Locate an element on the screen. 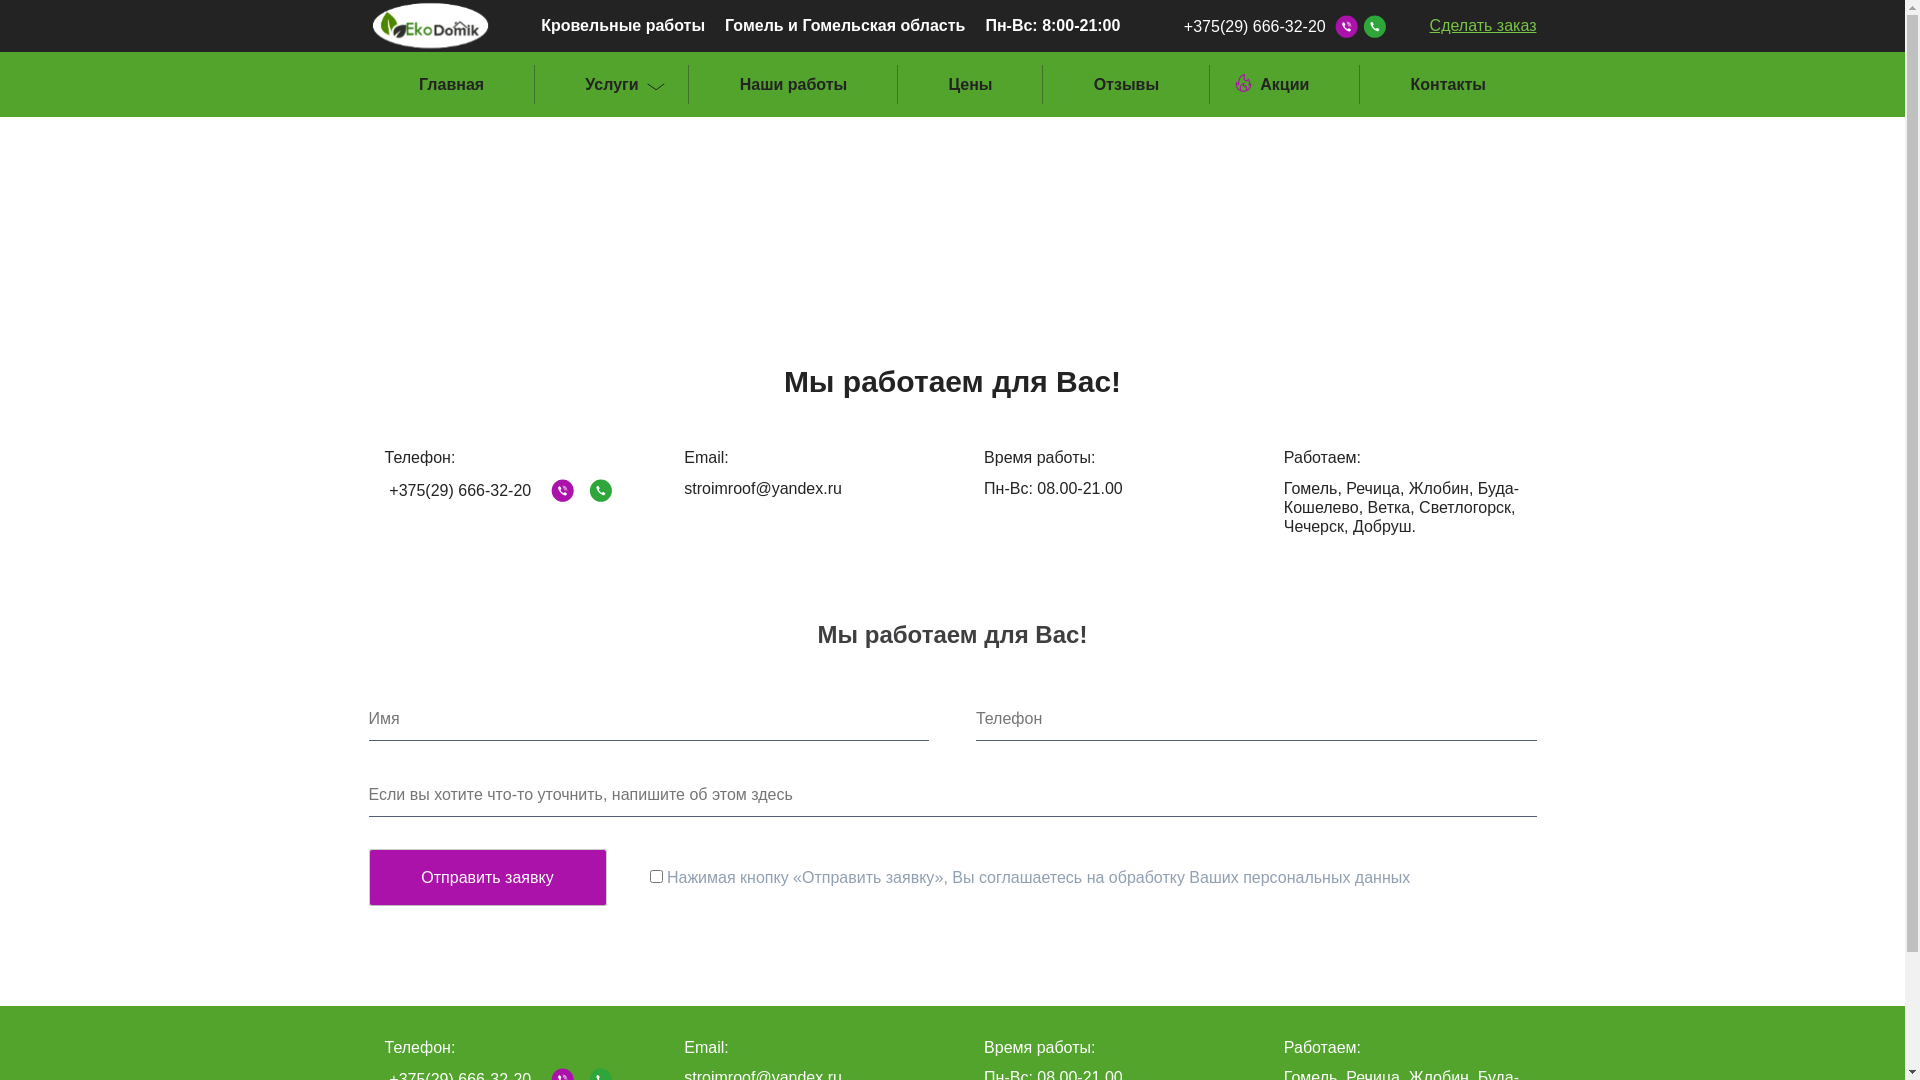 Image resolution: width=1920 pixels, height=1080 pixels. '+375(29) 666-32-20' is located at coordinates (1253, 25).